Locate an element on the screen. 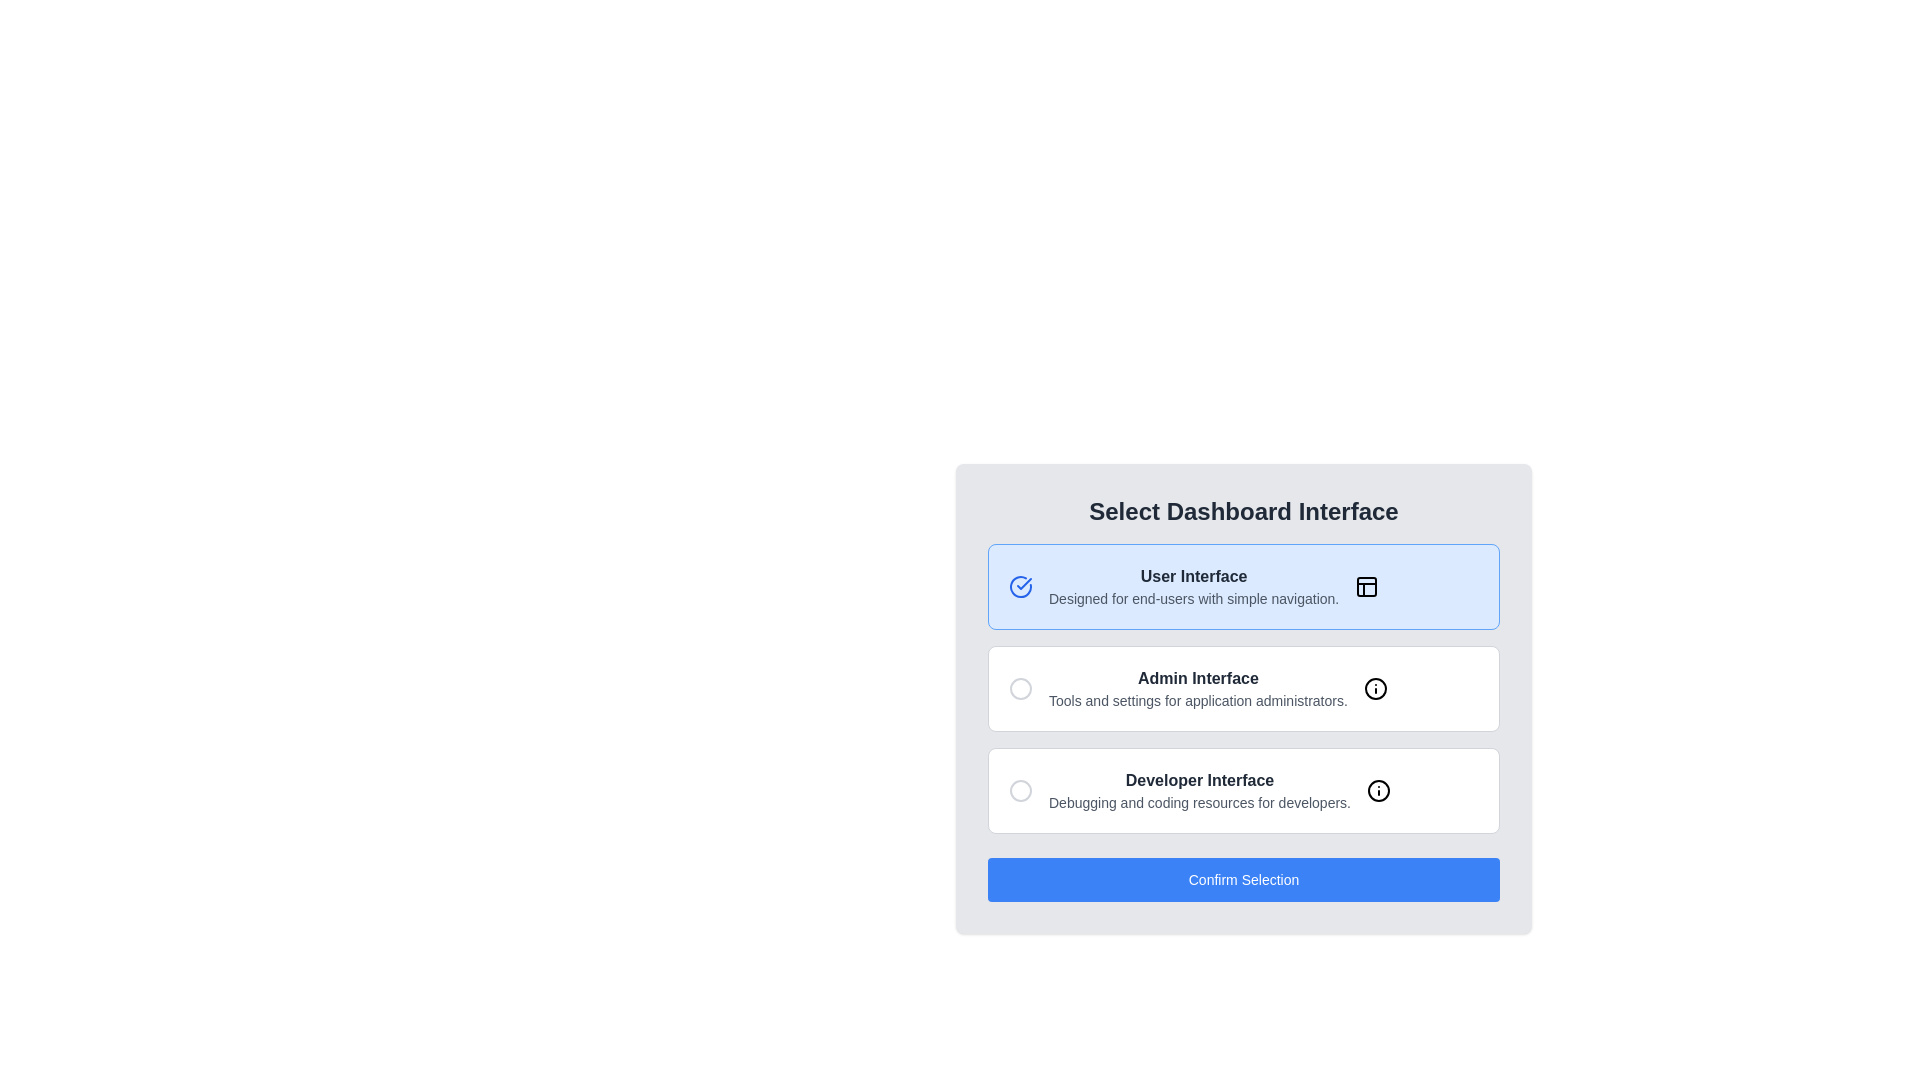  the solid circular graphic radio button styled with a gray fill and medium thickness border is located at coordinates (1021, 688).